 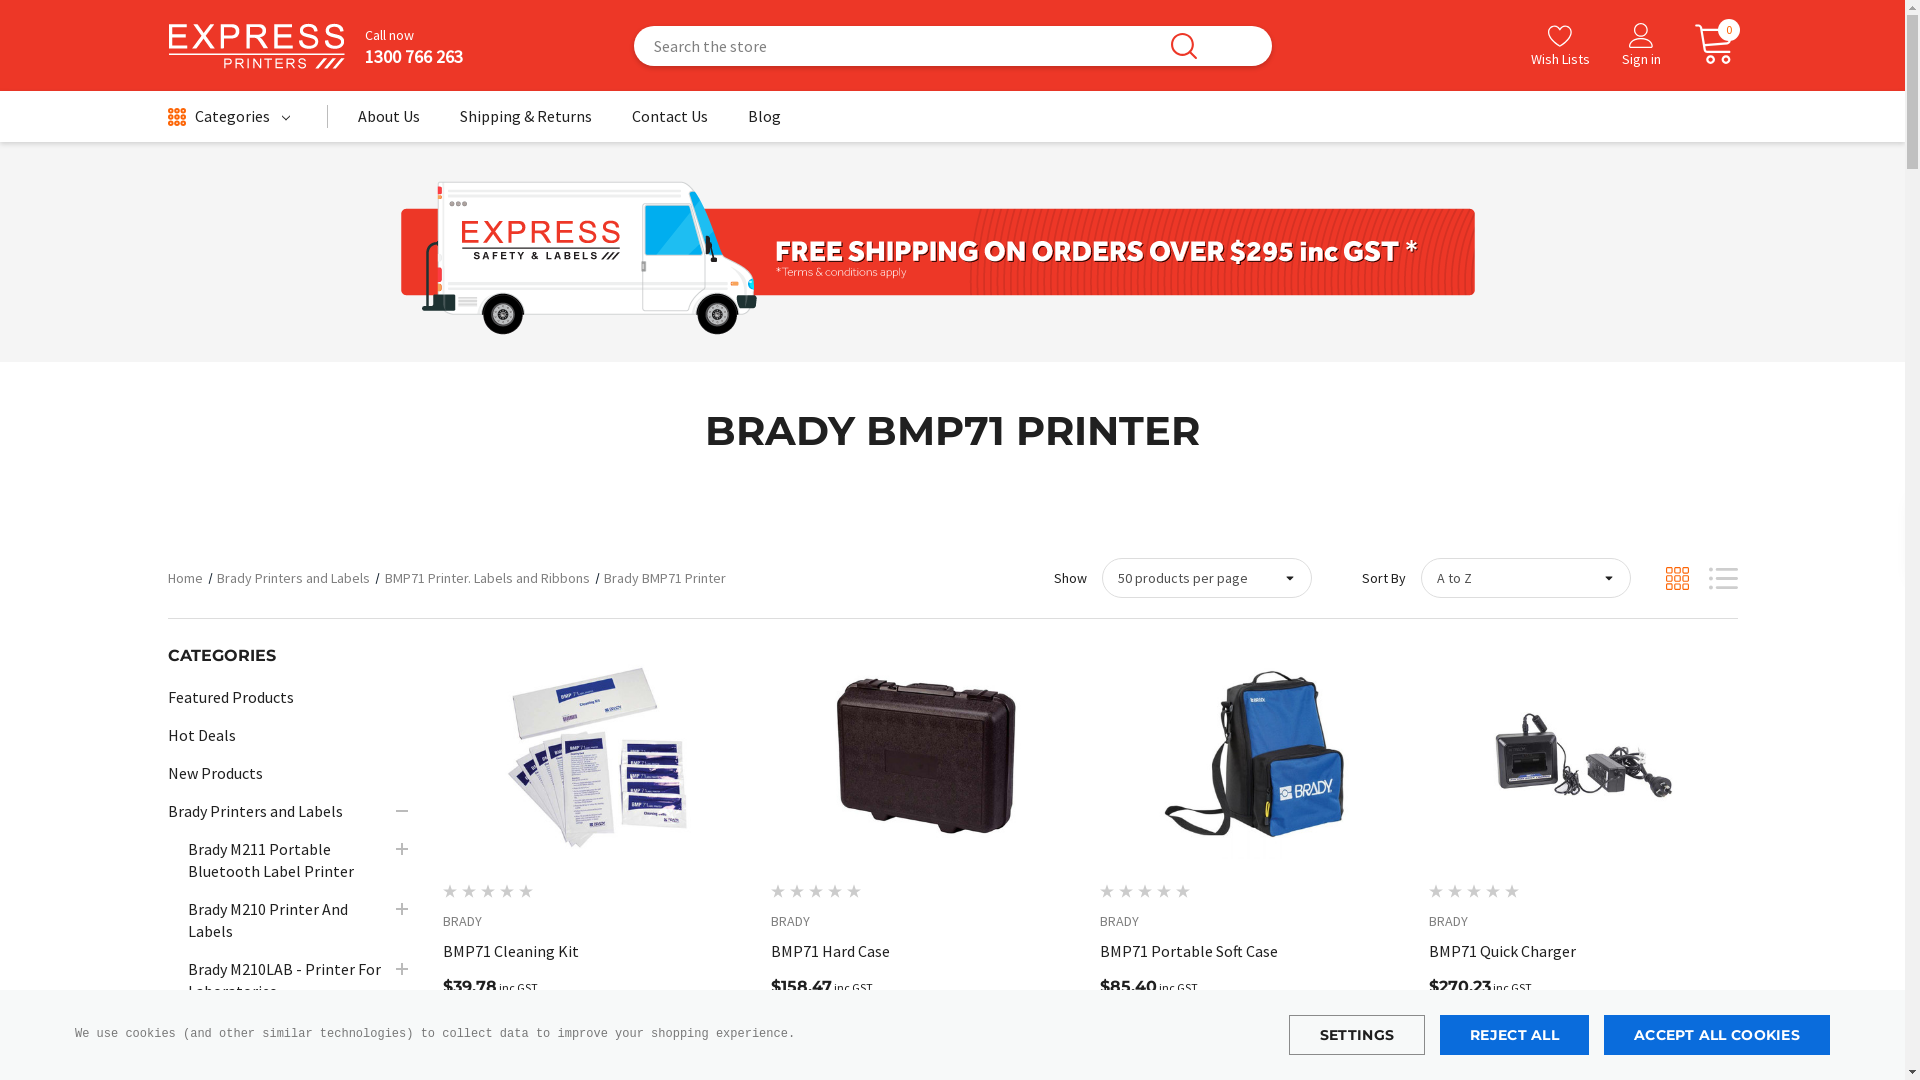 What do you see at coordinates (1558, 45) in the screenshot?
I see `'Wish Lists'` at bounding box center [1558, 45].